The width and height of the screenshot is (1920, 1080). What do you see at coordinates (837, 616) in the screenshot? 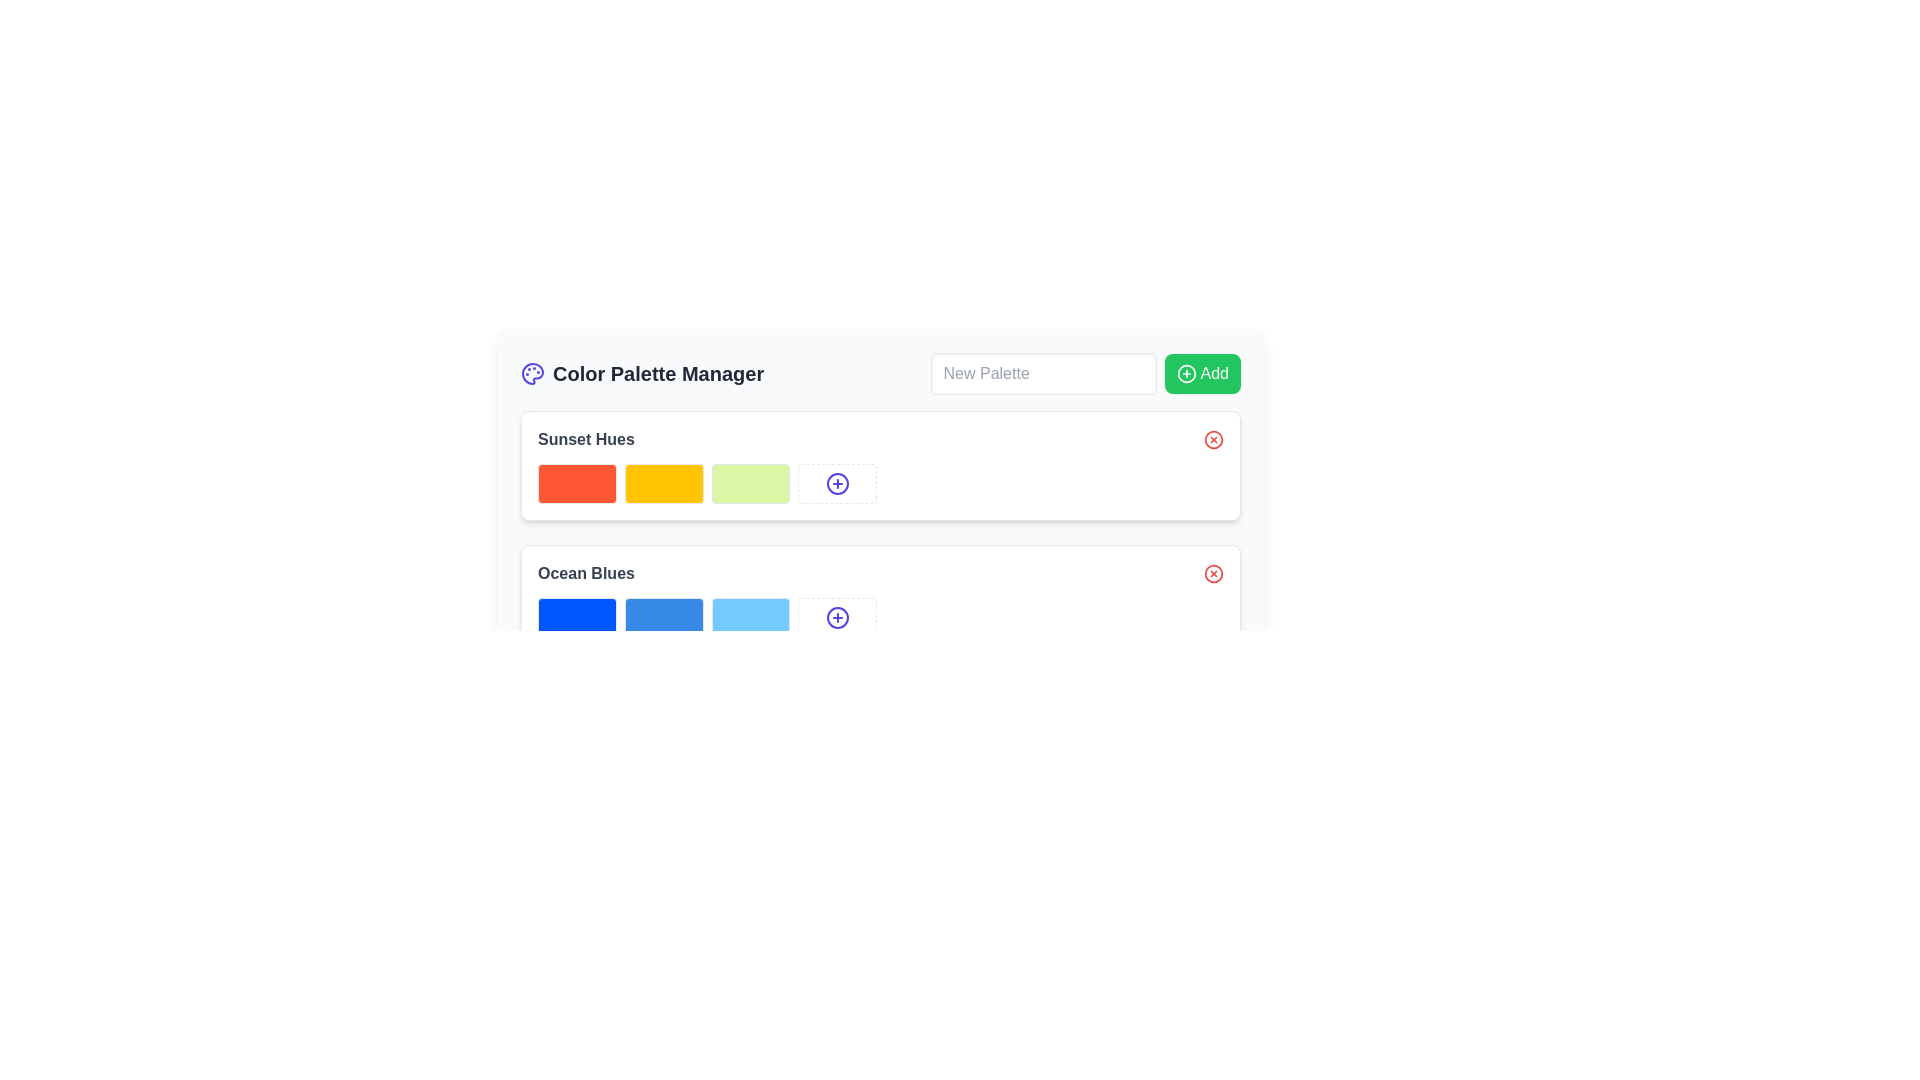
I see `the interactive button to add or create a new item within the 'Ocean Blues' section, located in the fourth slot of an 8-column grid layout` at bounding box center [837, 616].